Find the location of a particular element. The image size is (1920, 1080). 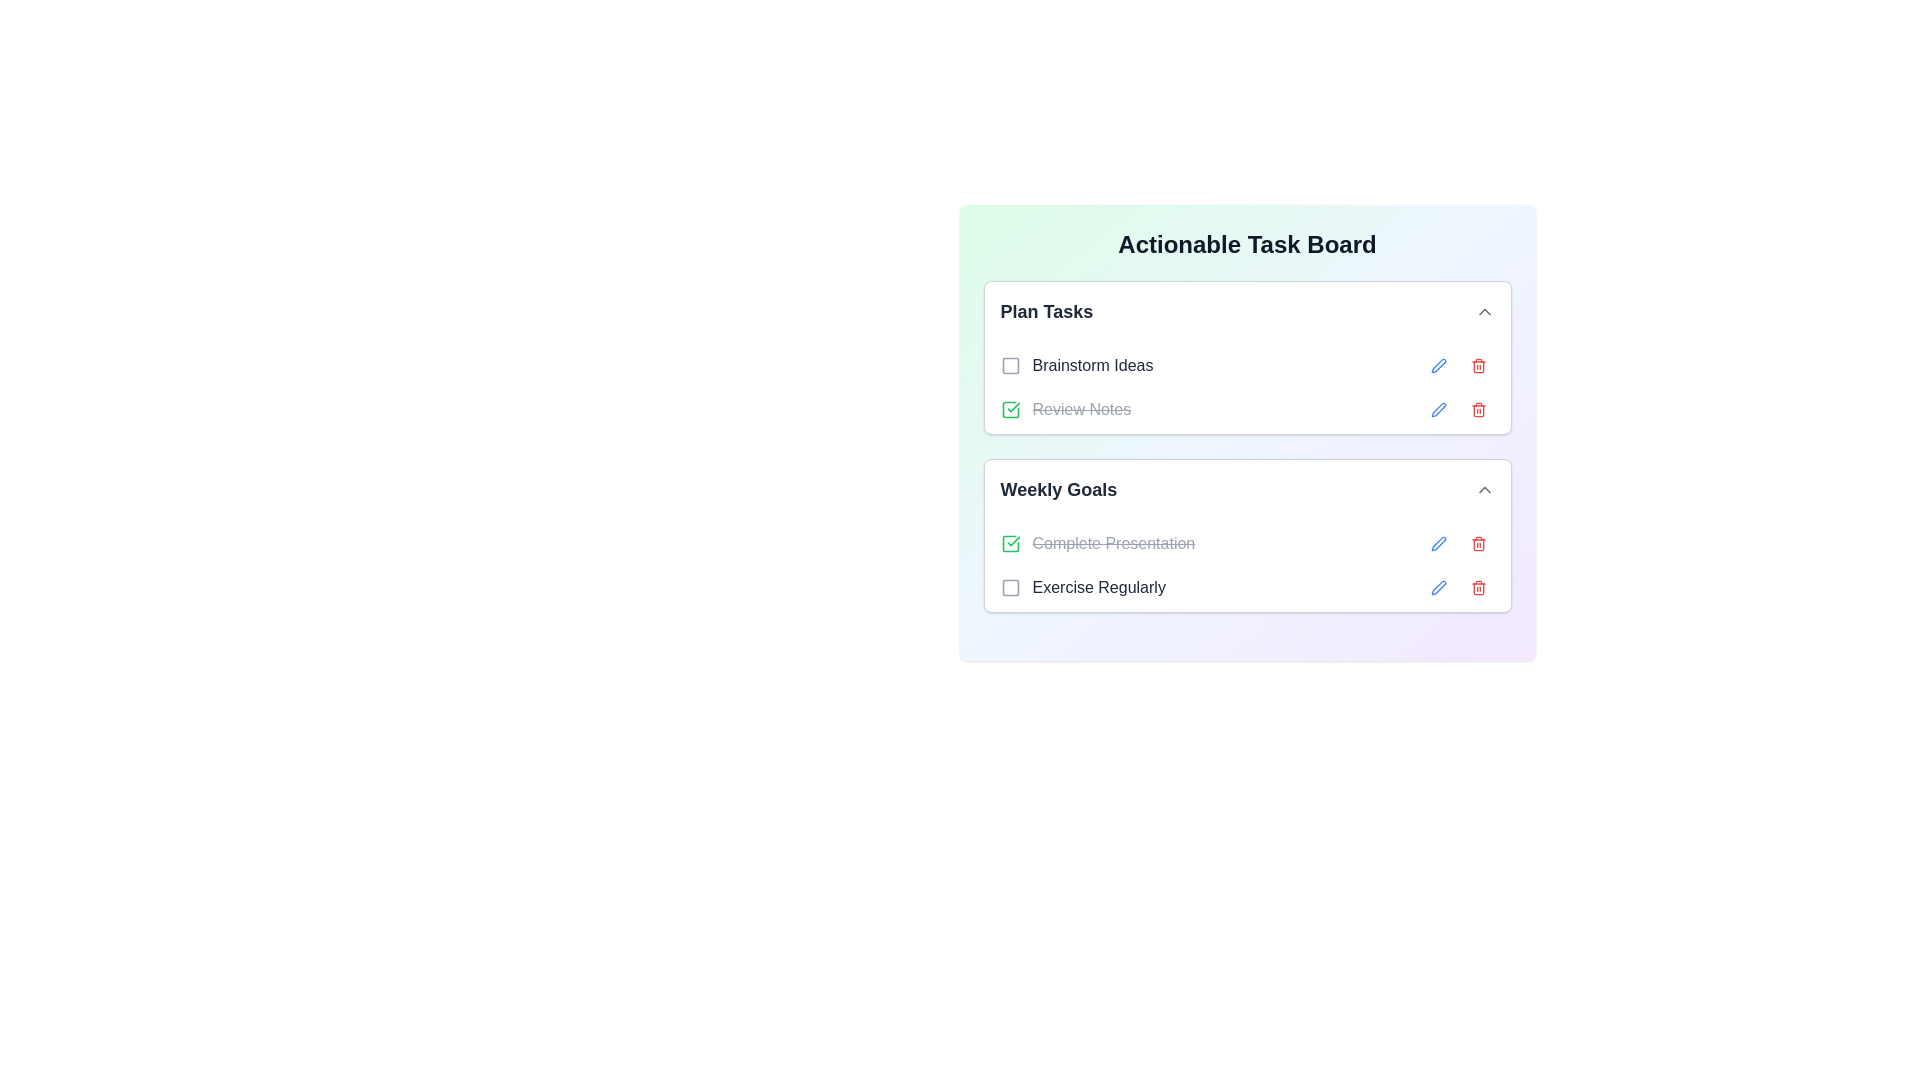

the edit button located in the 'Weekly Goals' section, to the right of the 'Complete Presentation' task is located at coordinates (1437, 543).